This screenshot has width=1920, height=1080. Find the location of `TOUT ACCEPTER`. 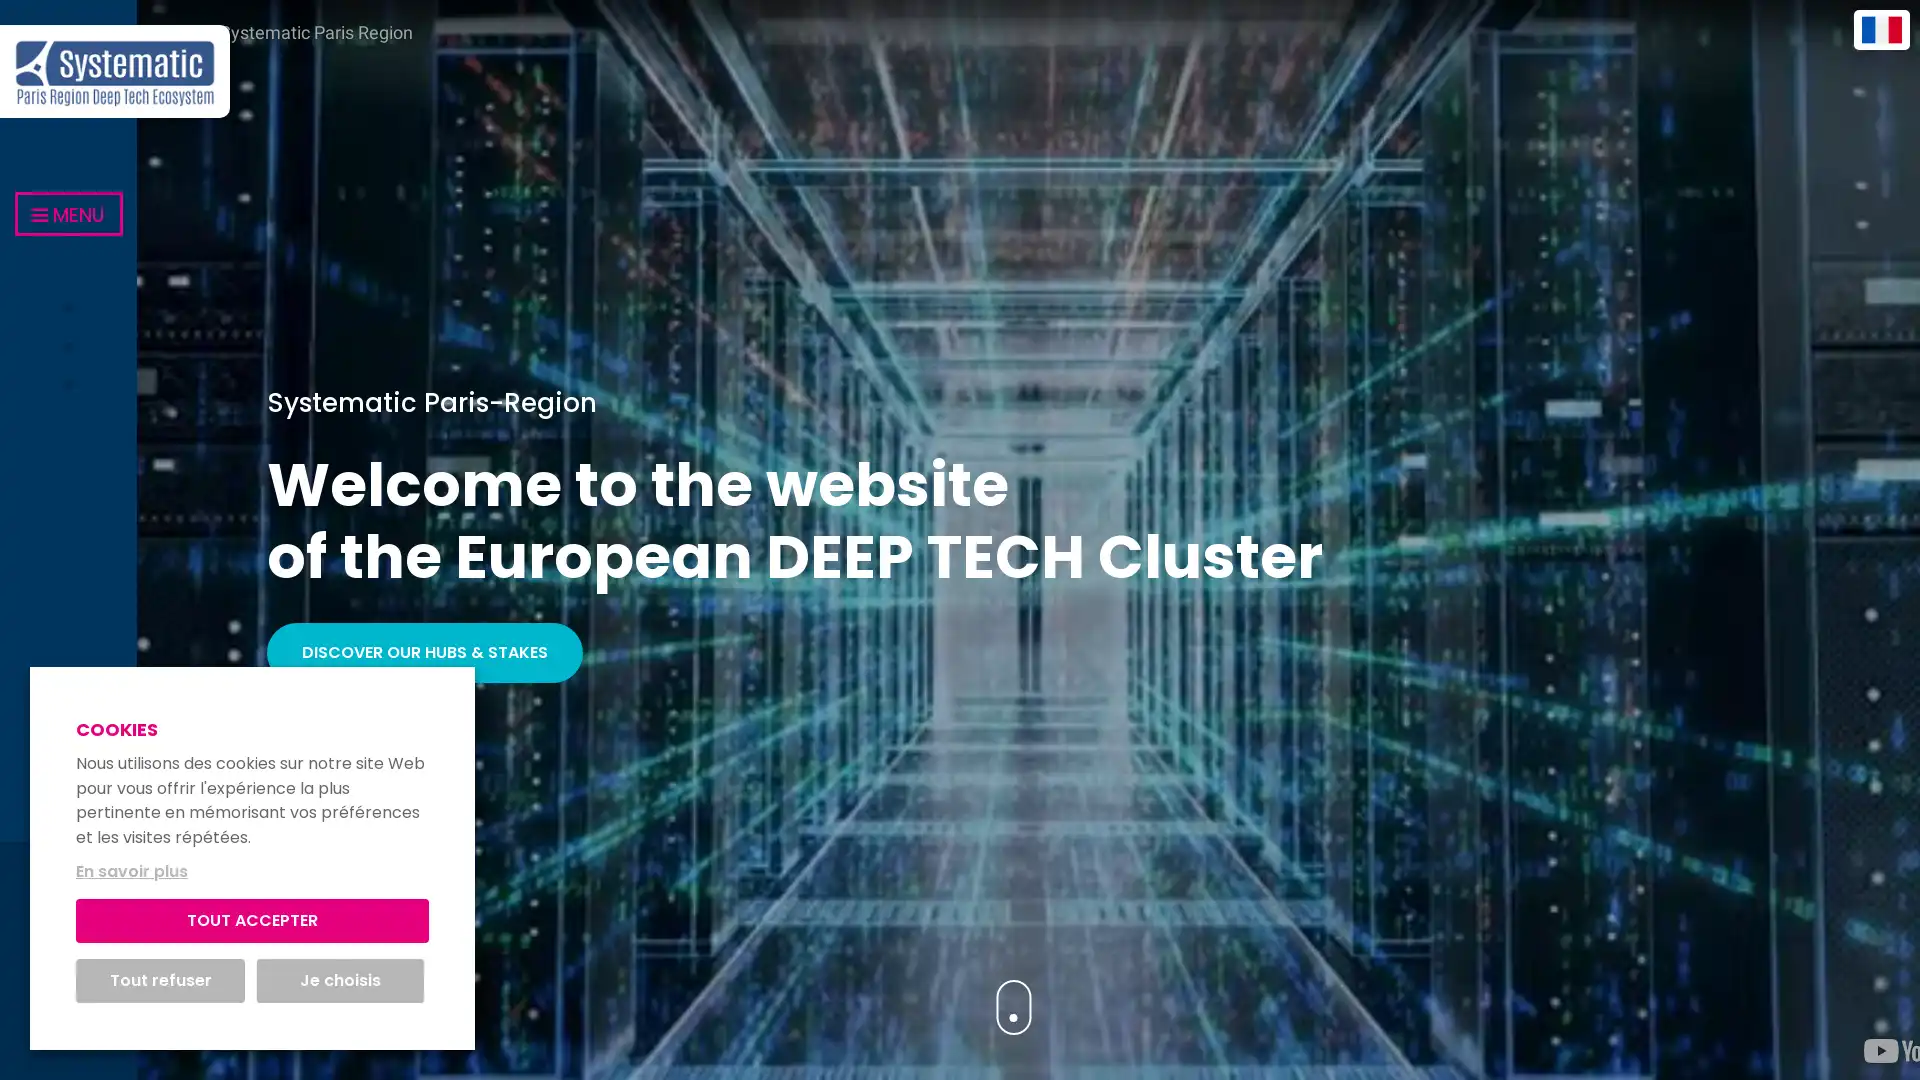

TOUT ACCEPTER is located at coordinates (251, 921).